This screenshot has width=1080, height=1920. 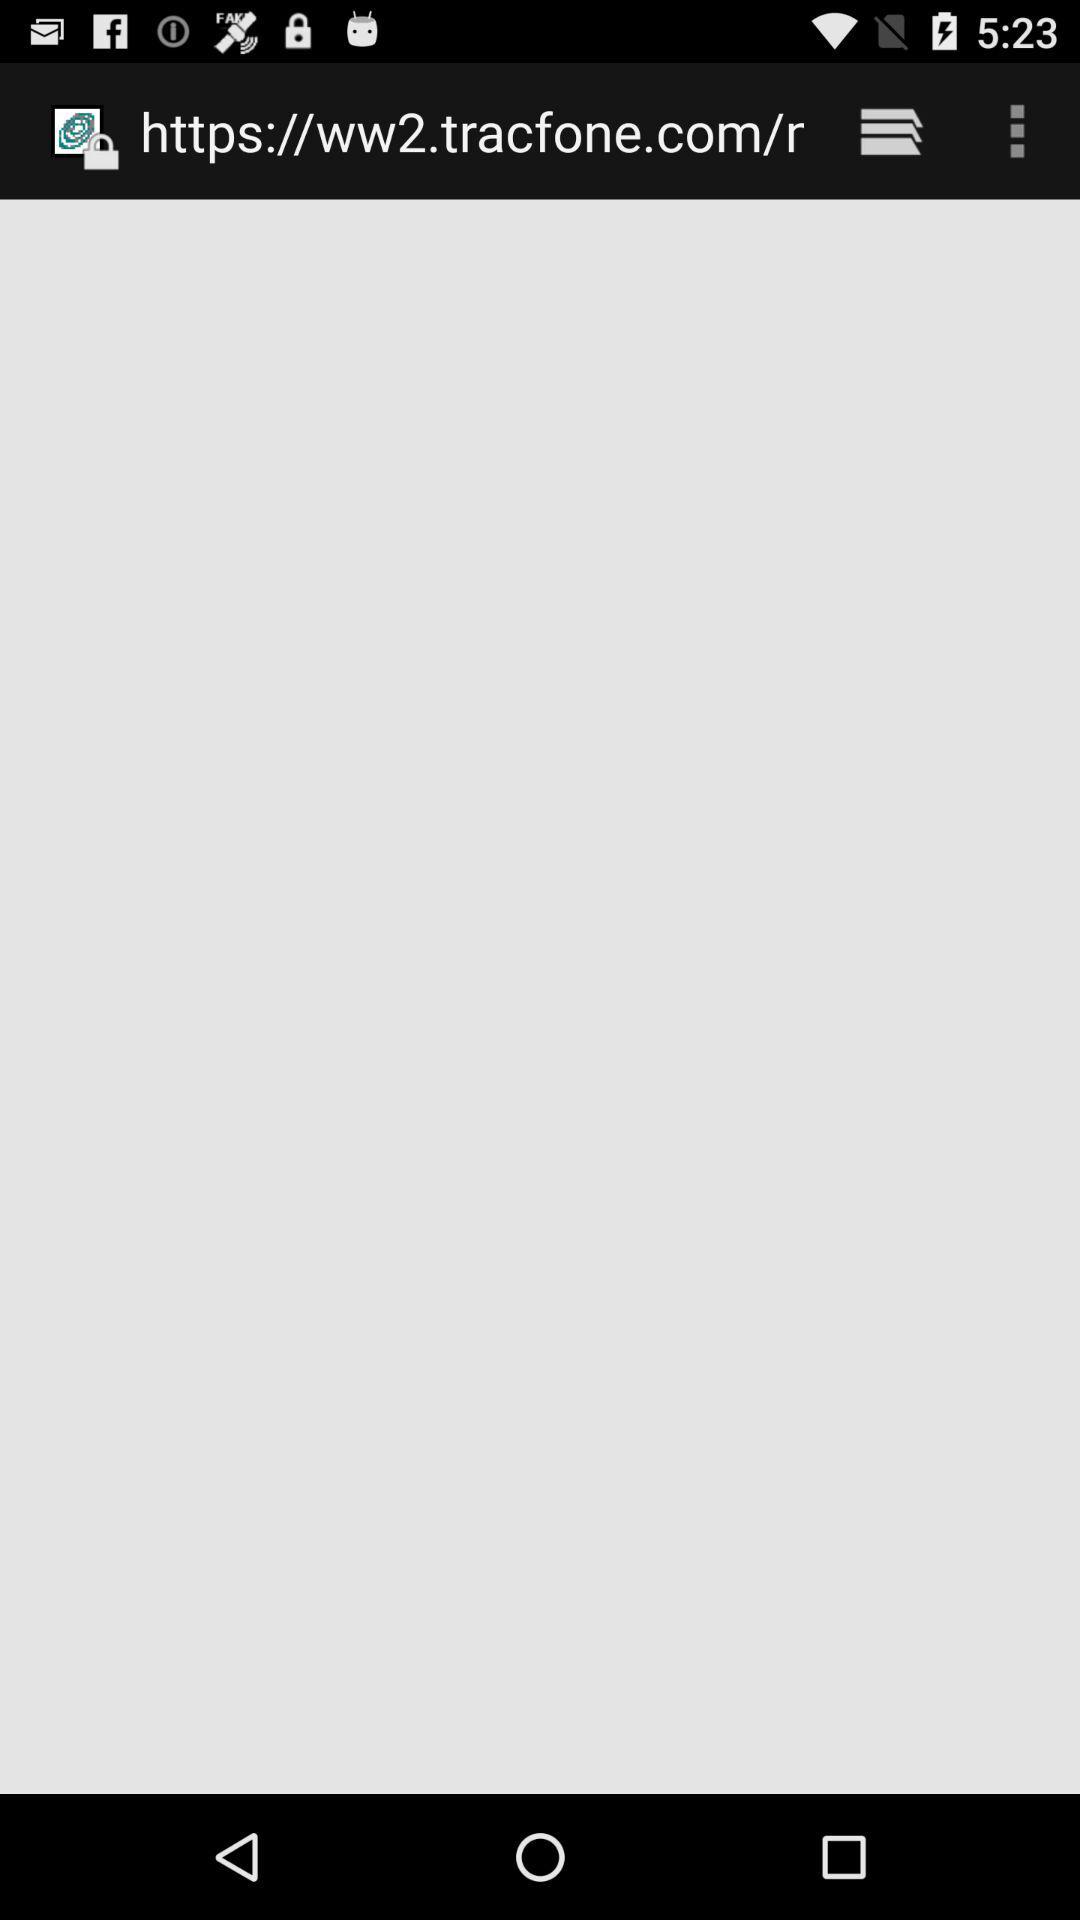 I want to click on the https ww2 tracfone, so click(x=472, y=130).